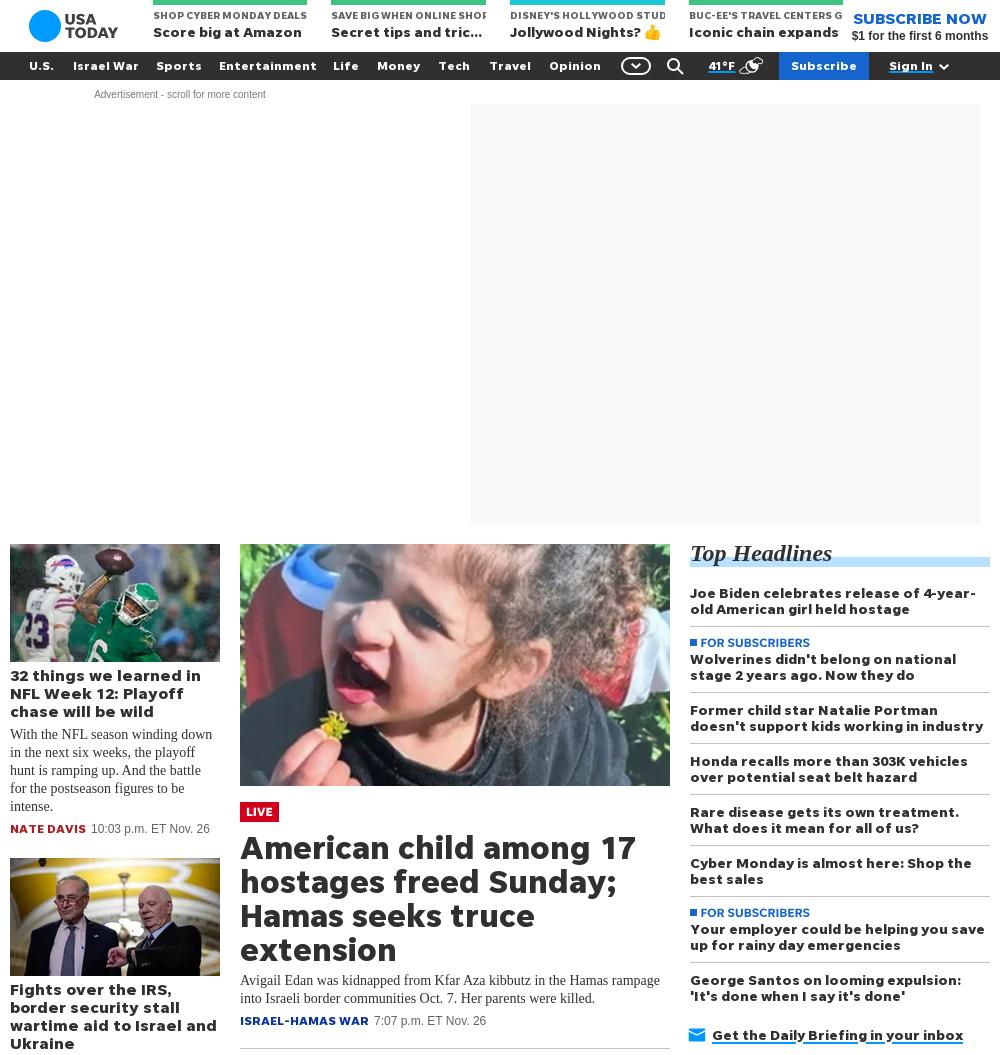 This screenshot has width=1000, height=1055. What do you see at coordinates (268, 64) in the screenshot?
I see `'Entertainment'` at bounding box center [268, 64].